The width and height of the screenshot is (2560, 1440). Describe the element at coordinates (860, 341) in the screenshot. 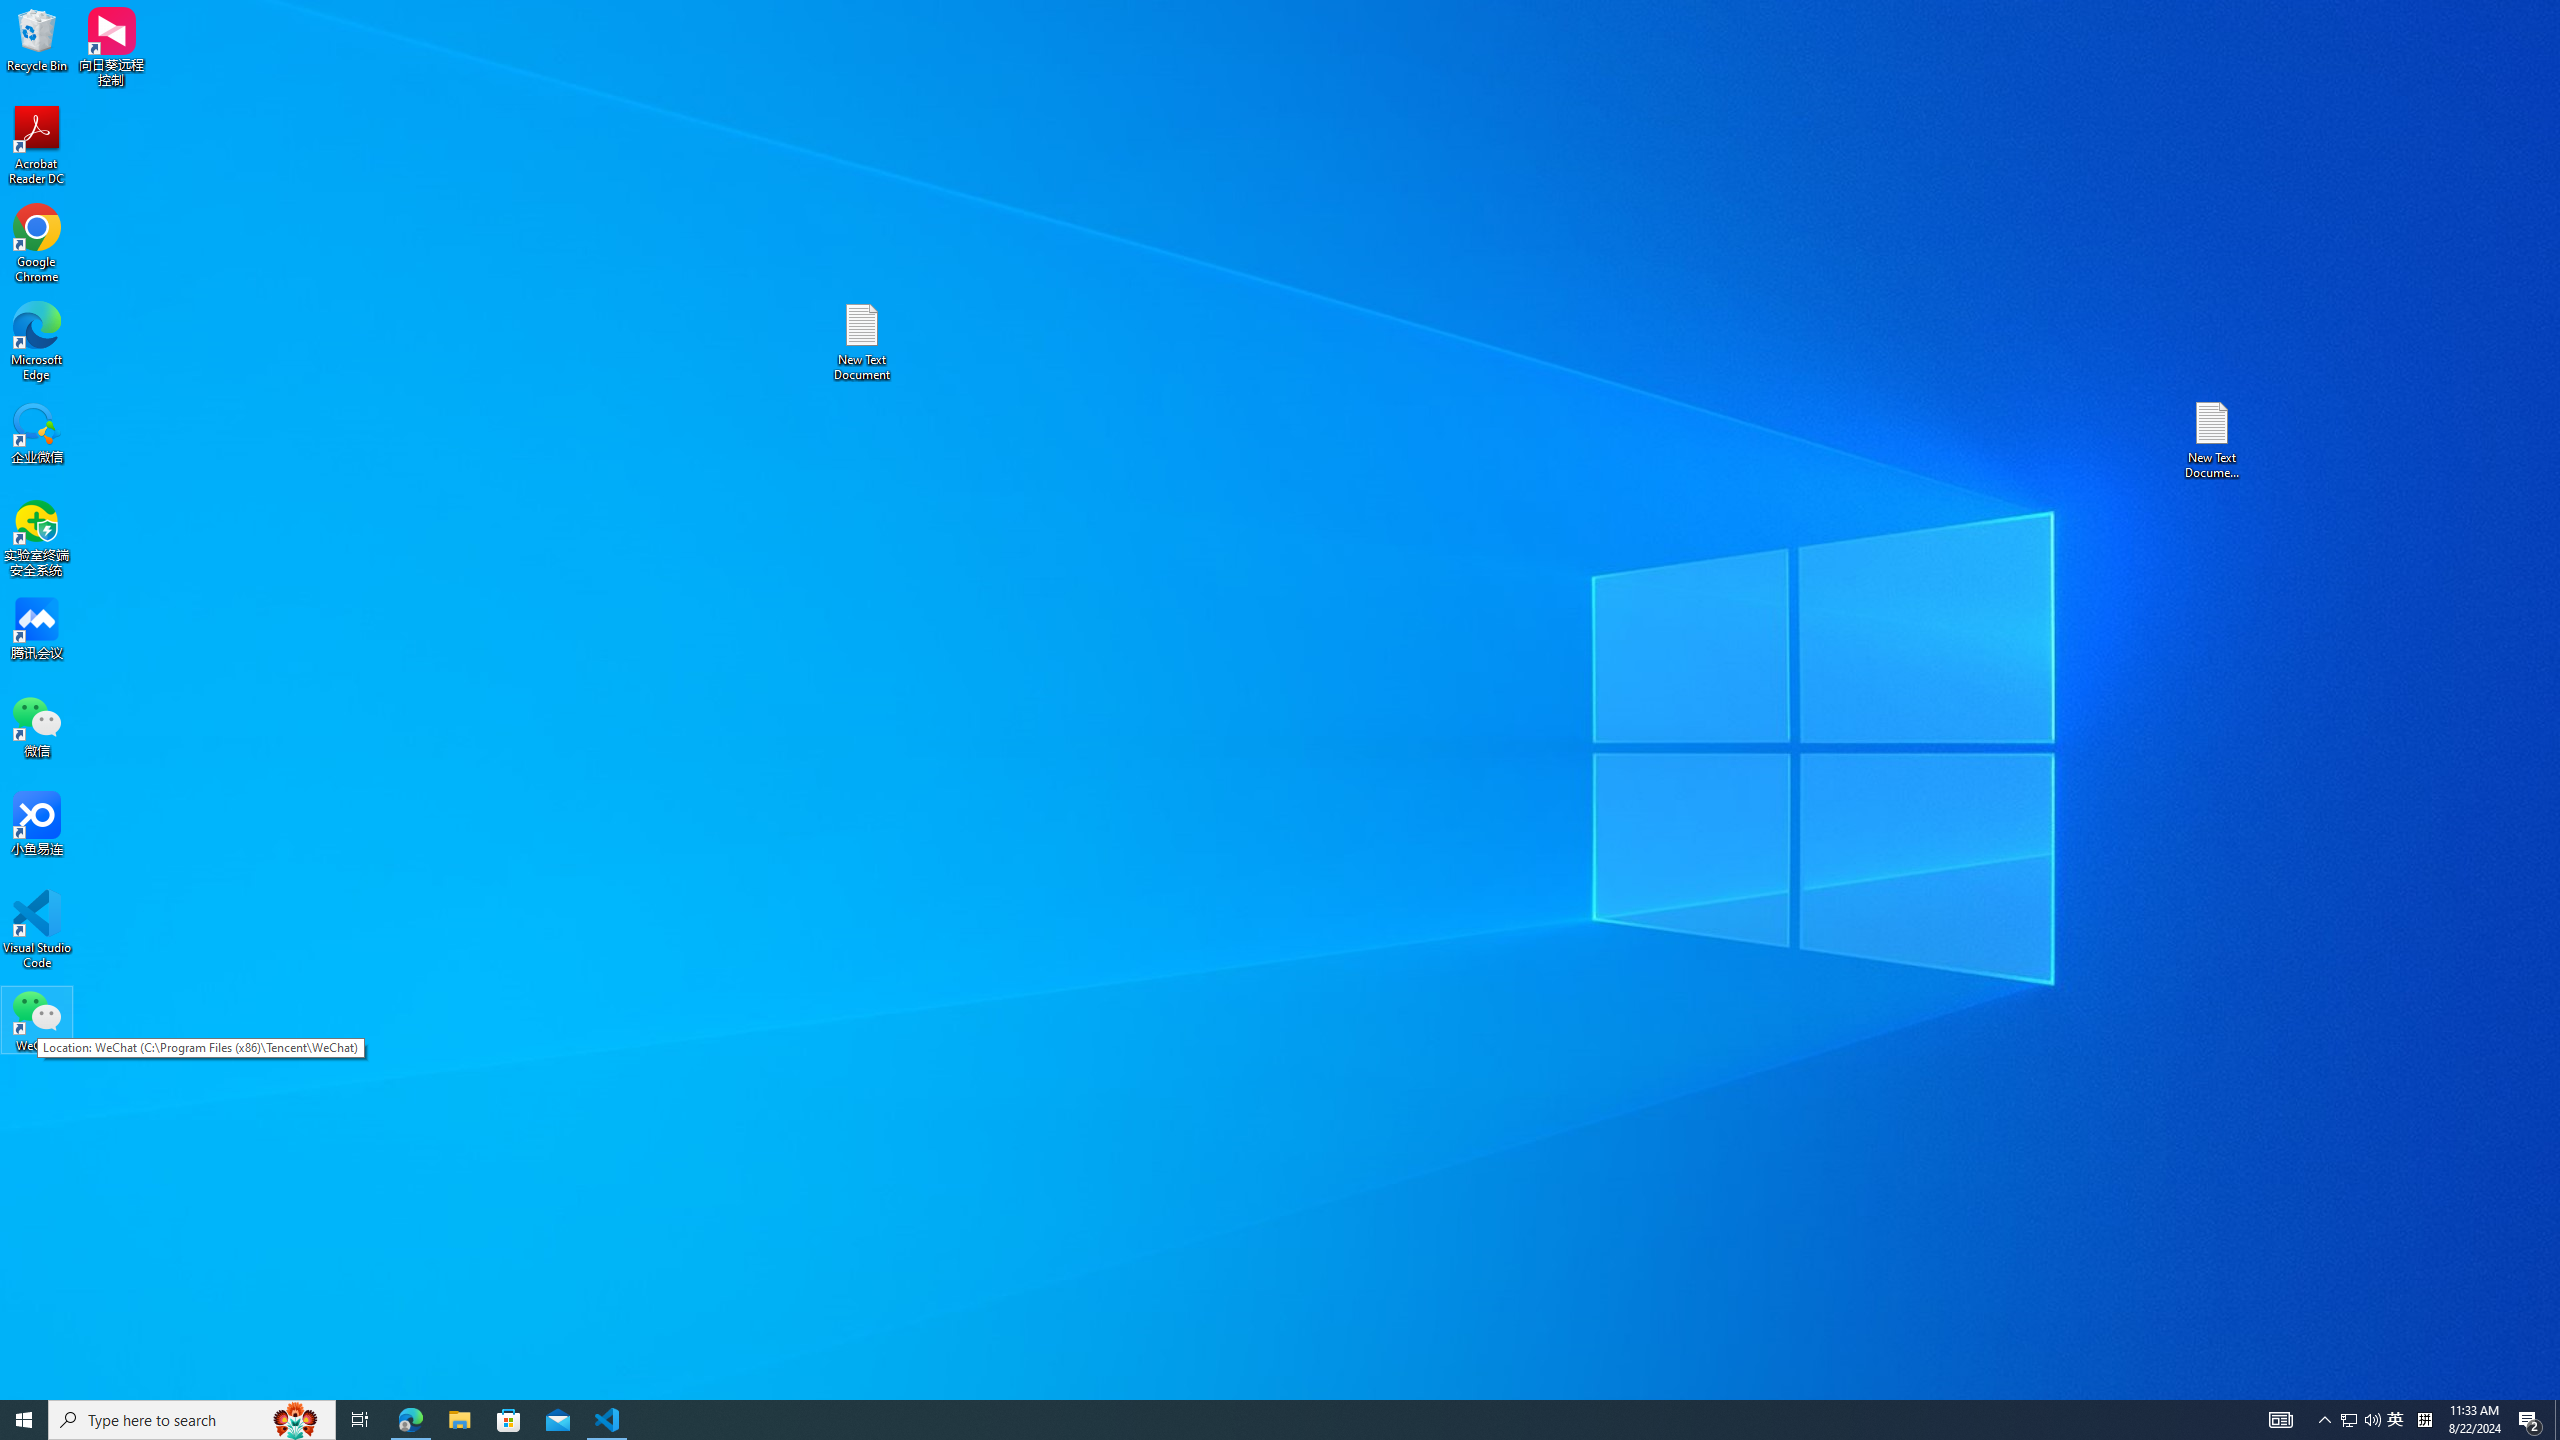

I see `'New Text Document'` at that location.